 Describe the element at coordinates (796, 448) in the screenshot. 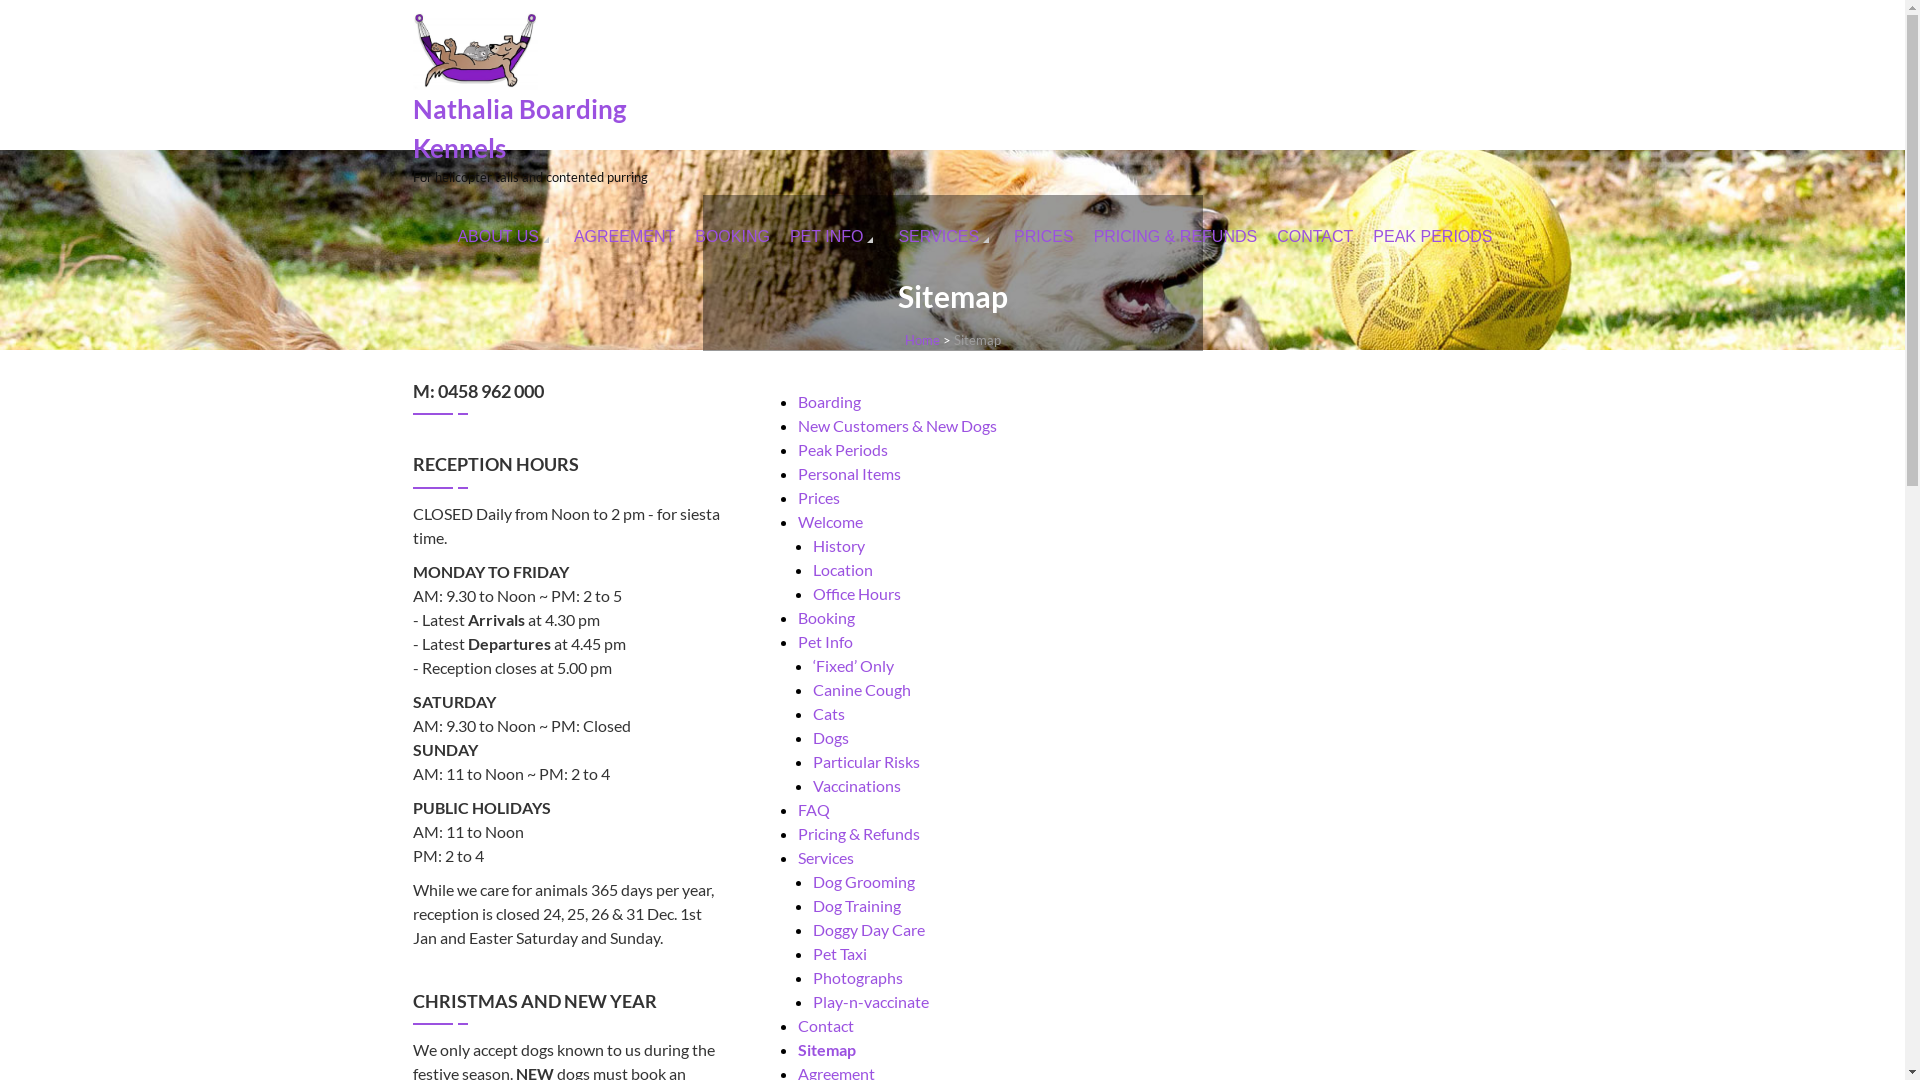

I see `'Peak Periods'` at that location.